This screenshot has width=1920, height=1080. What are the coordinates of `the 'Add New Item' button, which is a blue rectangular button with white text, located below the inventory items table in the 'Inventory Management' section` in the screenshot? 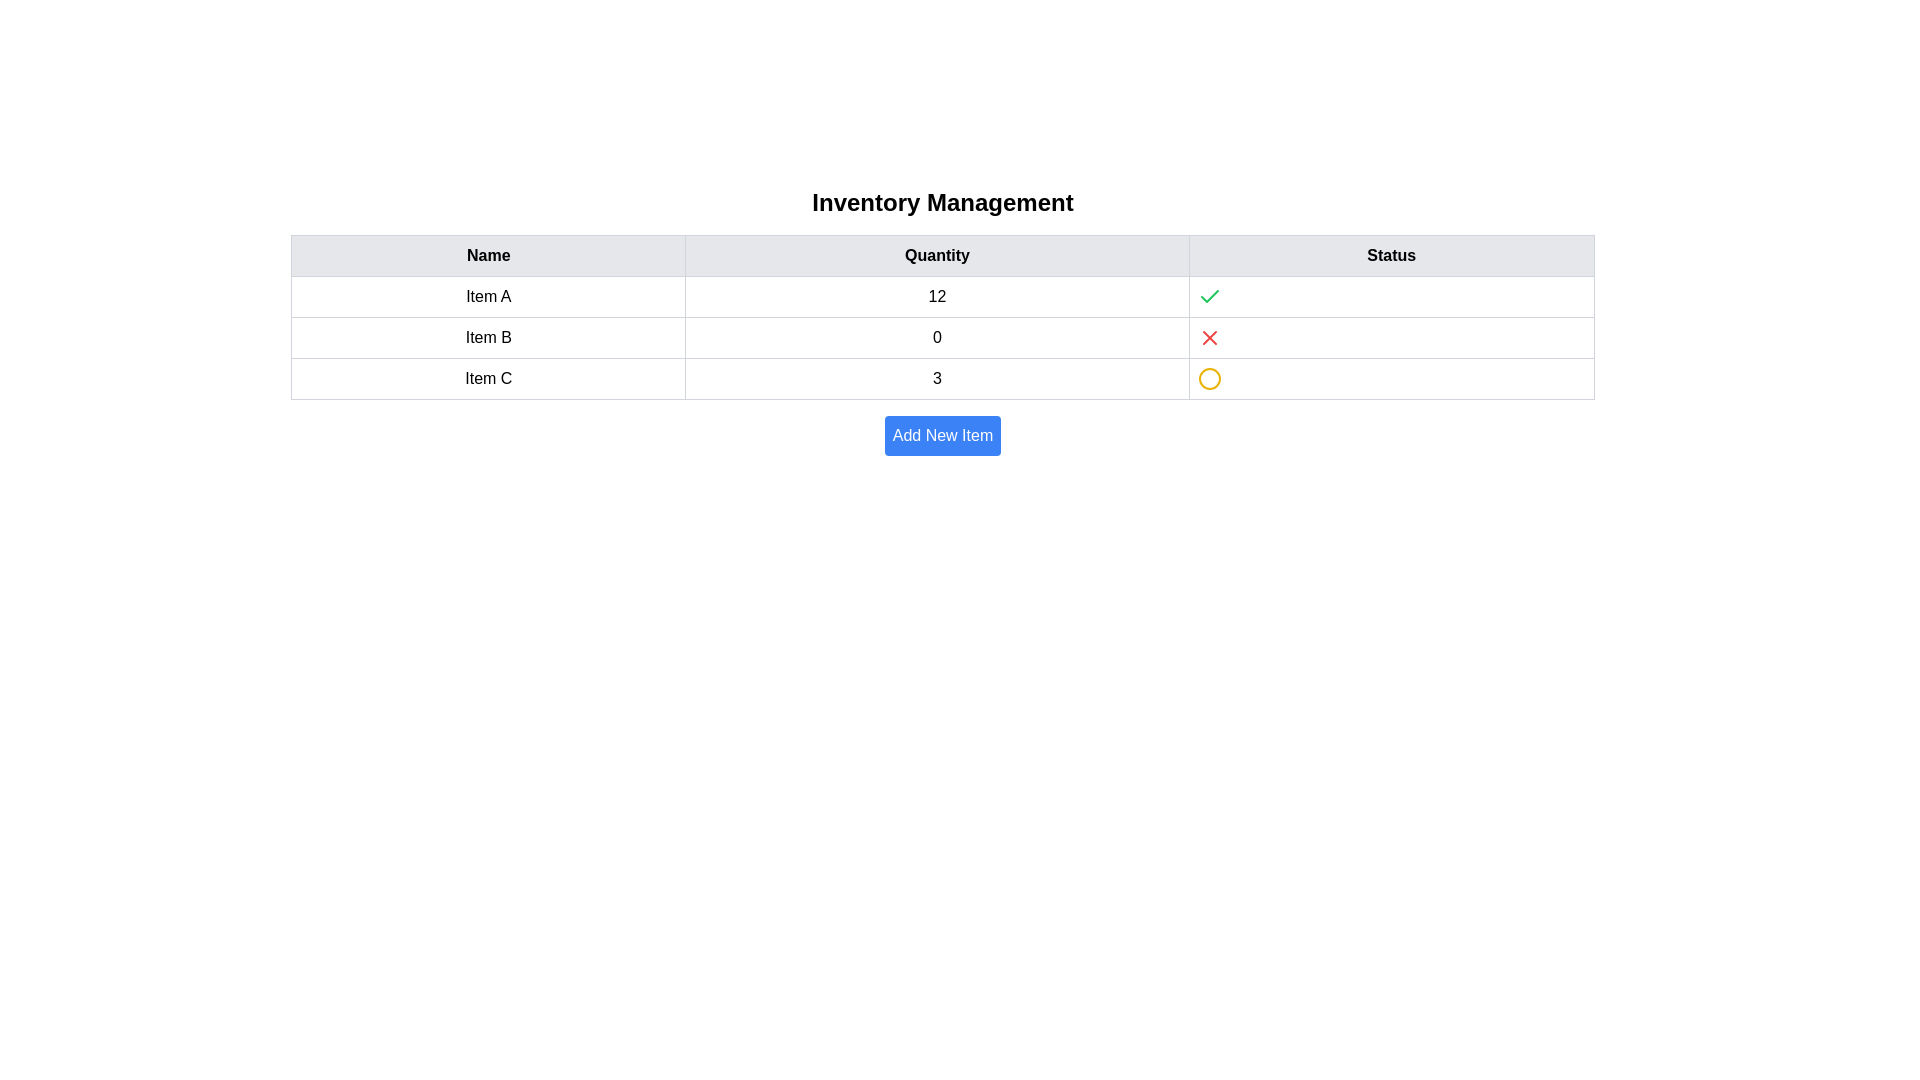 It's located at (941, 434).